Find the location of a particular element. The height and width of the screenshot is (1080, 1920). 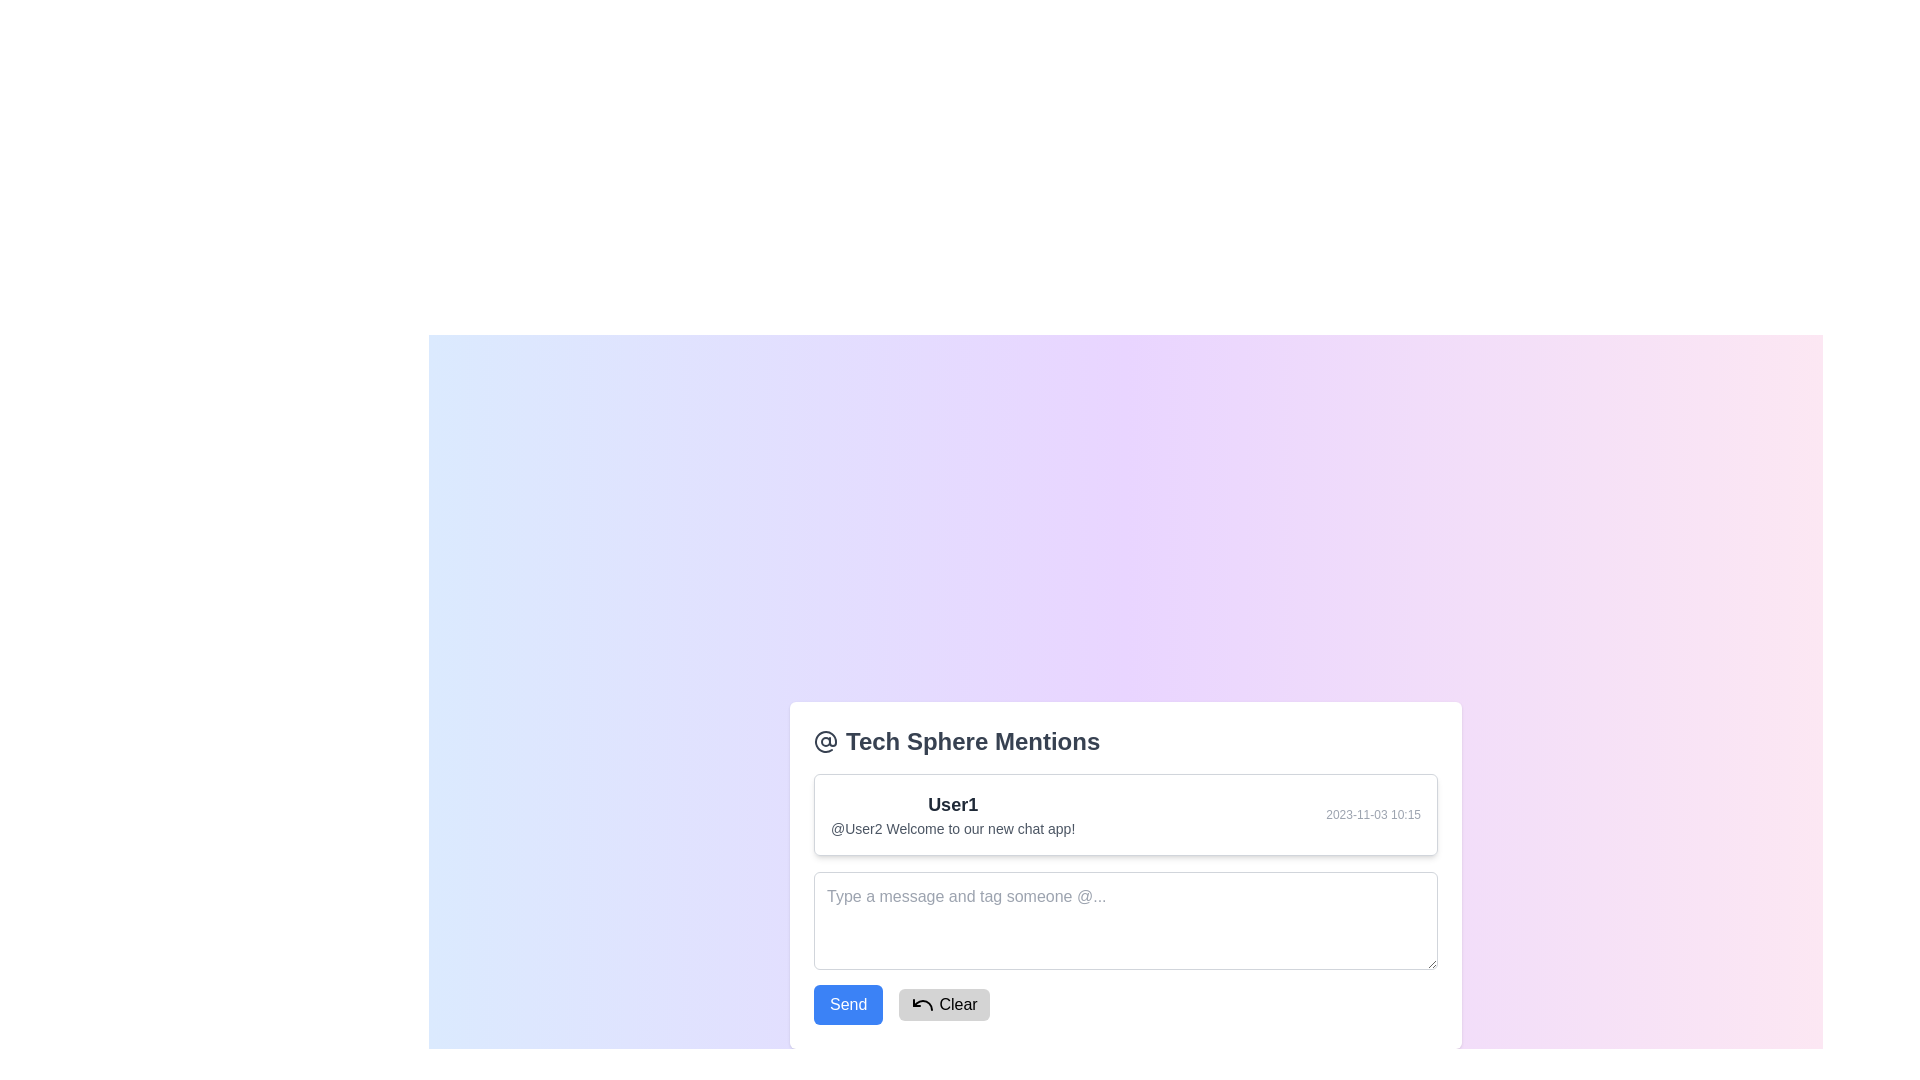

the '@' icon located to the left of the text 'Tech Sphere Mentions', which serves as a branding element in the interface is located at coordinates (825, 740).